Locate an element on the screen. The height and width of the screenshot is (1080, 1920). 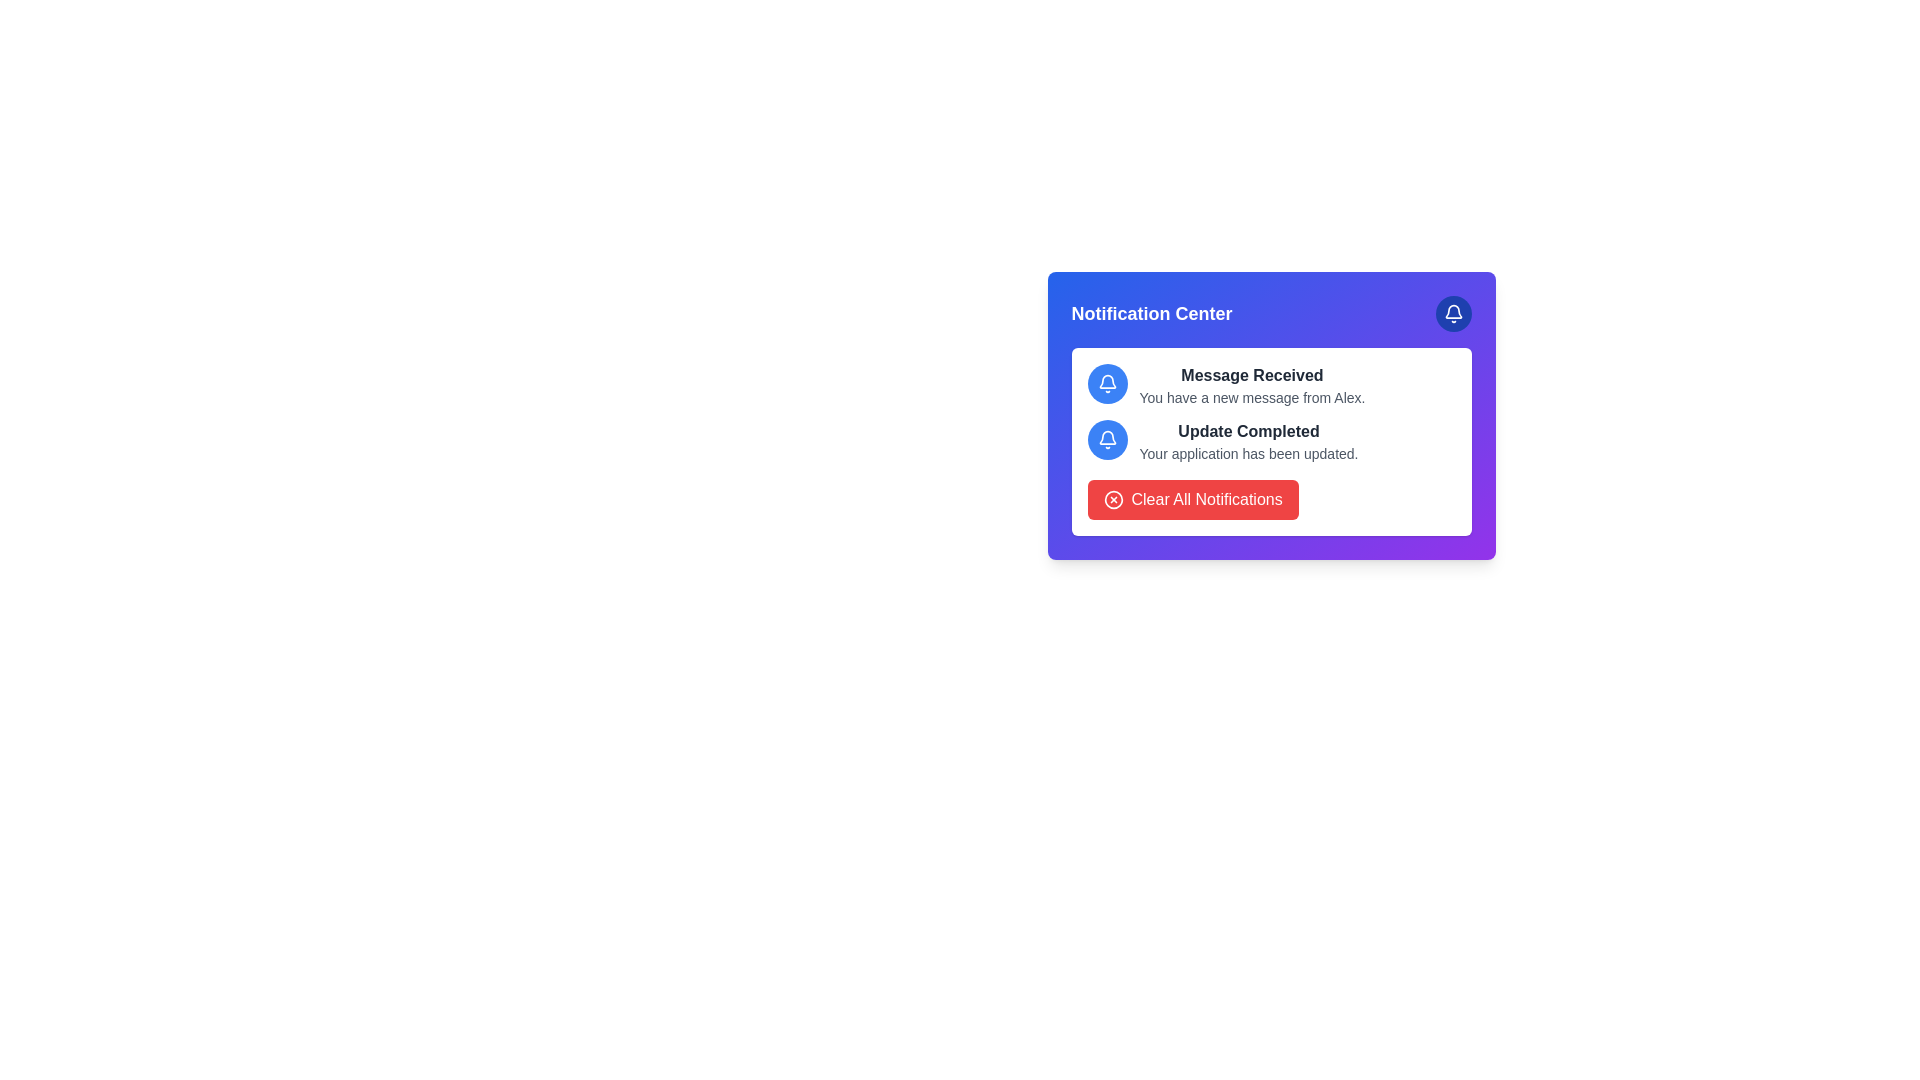
the first informational notification in the notifications section, which indicates a recent message received and is located above the 'Update Completed' notification is located at coordinates (1270, 385).